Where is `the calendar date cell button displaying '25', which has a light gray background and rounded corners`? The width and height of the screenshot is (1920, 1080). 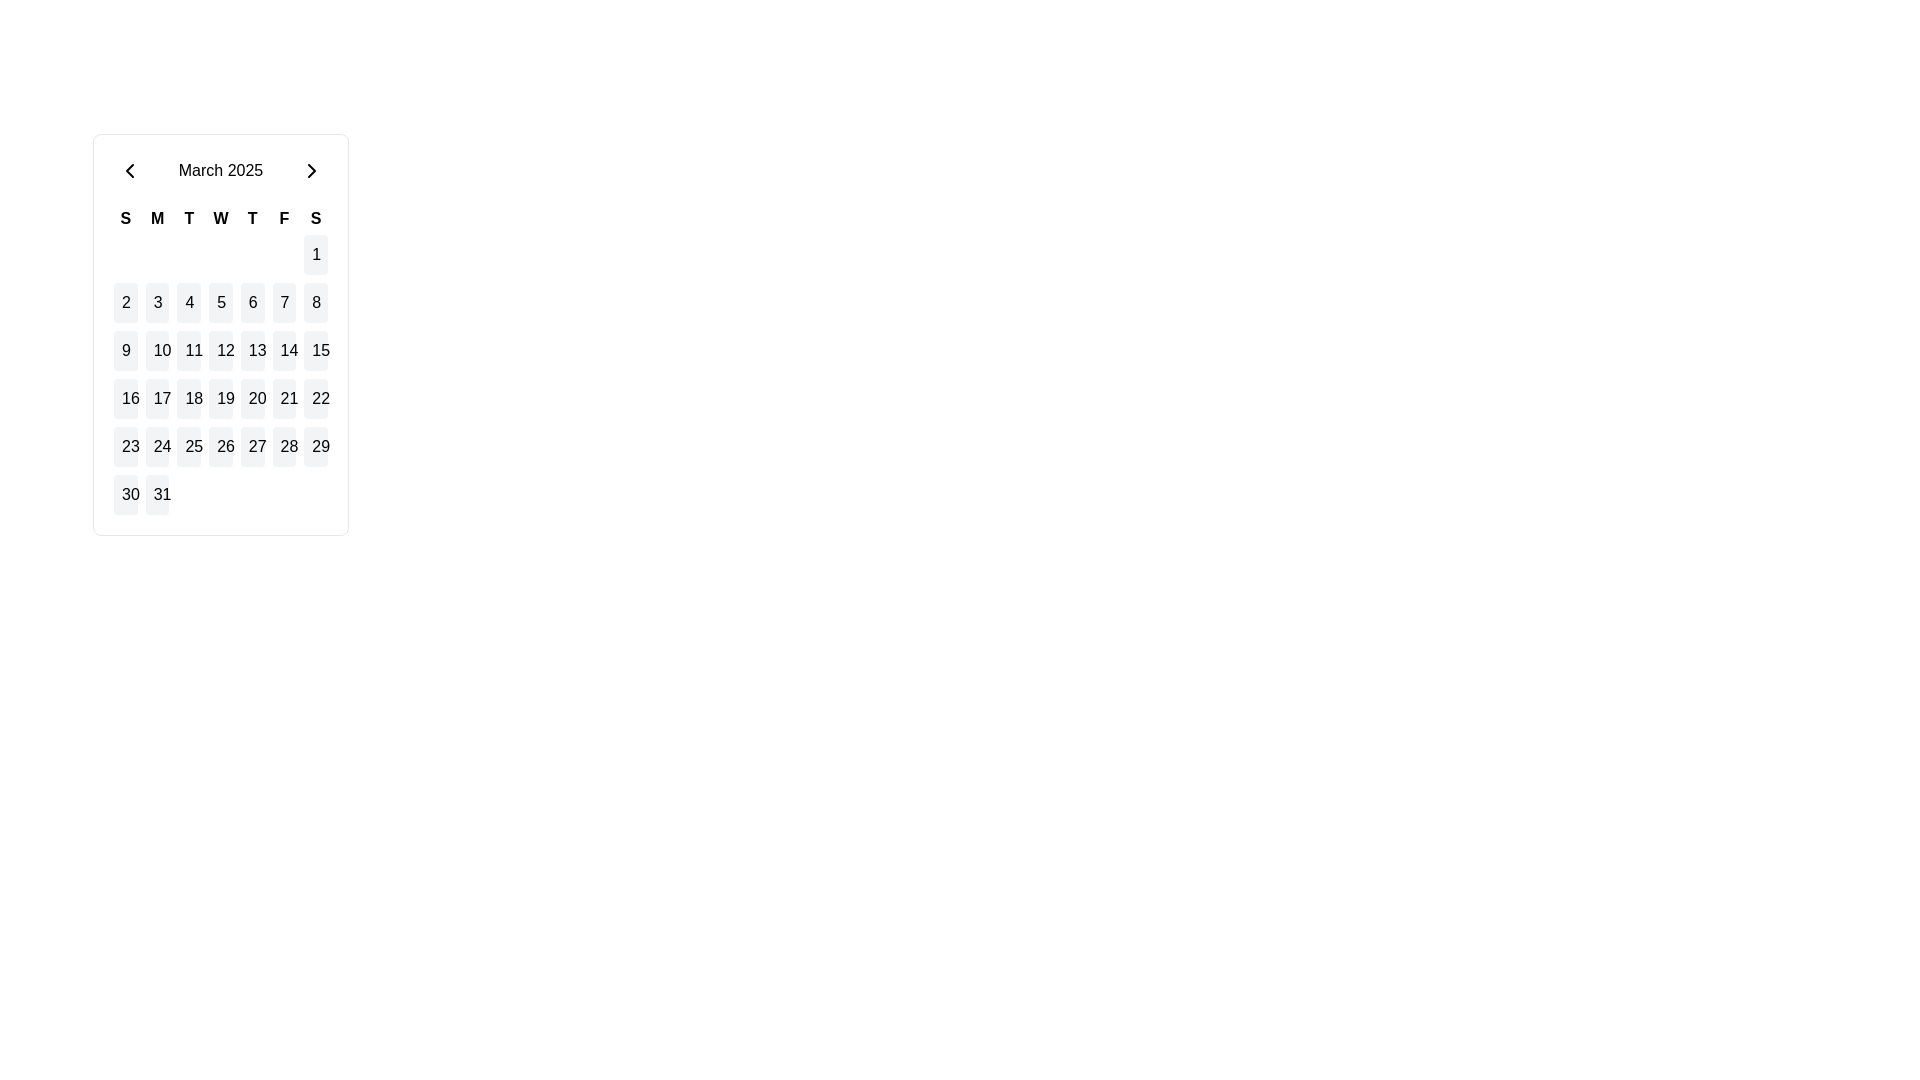
the calendar date cell button displaying '25', which has a light gray background and rounded corners is located at coordinates (189, 446).